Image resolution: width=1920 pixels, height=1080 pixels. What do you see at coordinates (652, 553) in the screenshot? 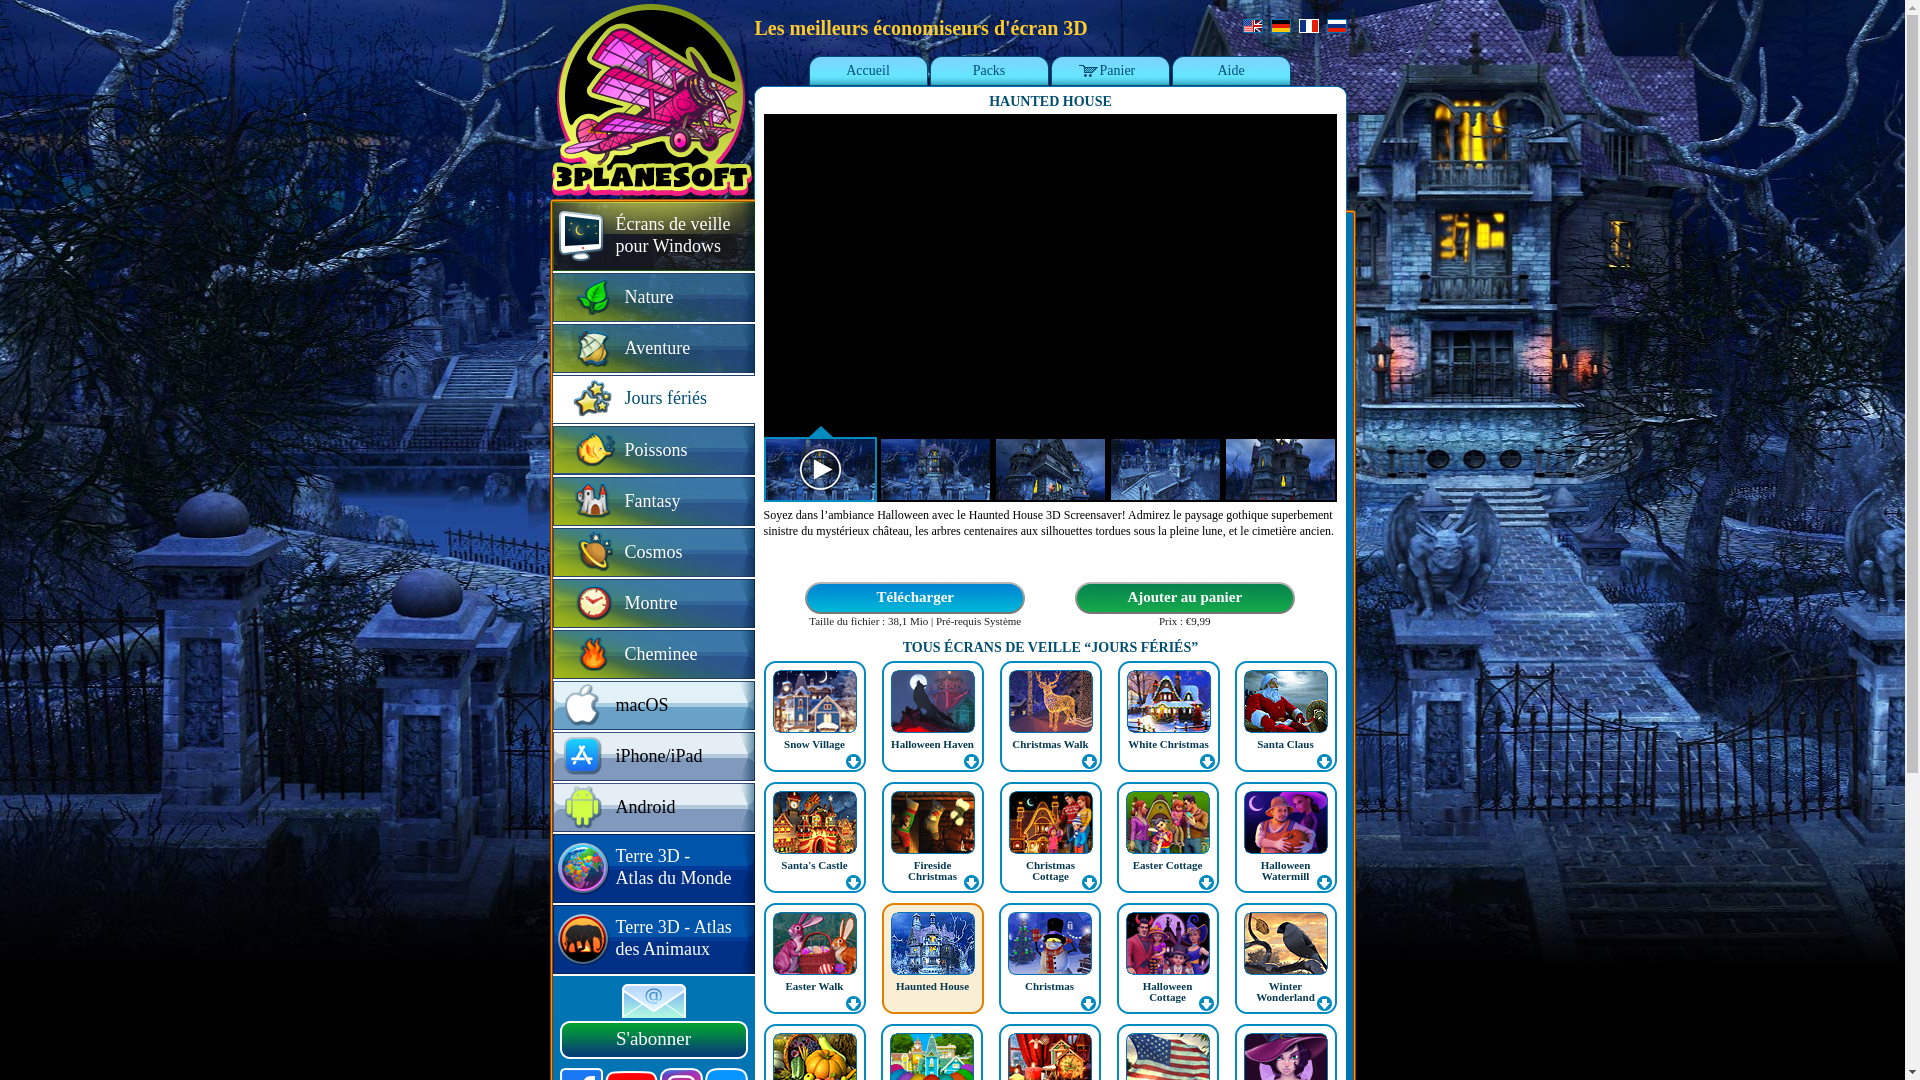
I see `'Cosmos'` at bounding box center [652, 553].